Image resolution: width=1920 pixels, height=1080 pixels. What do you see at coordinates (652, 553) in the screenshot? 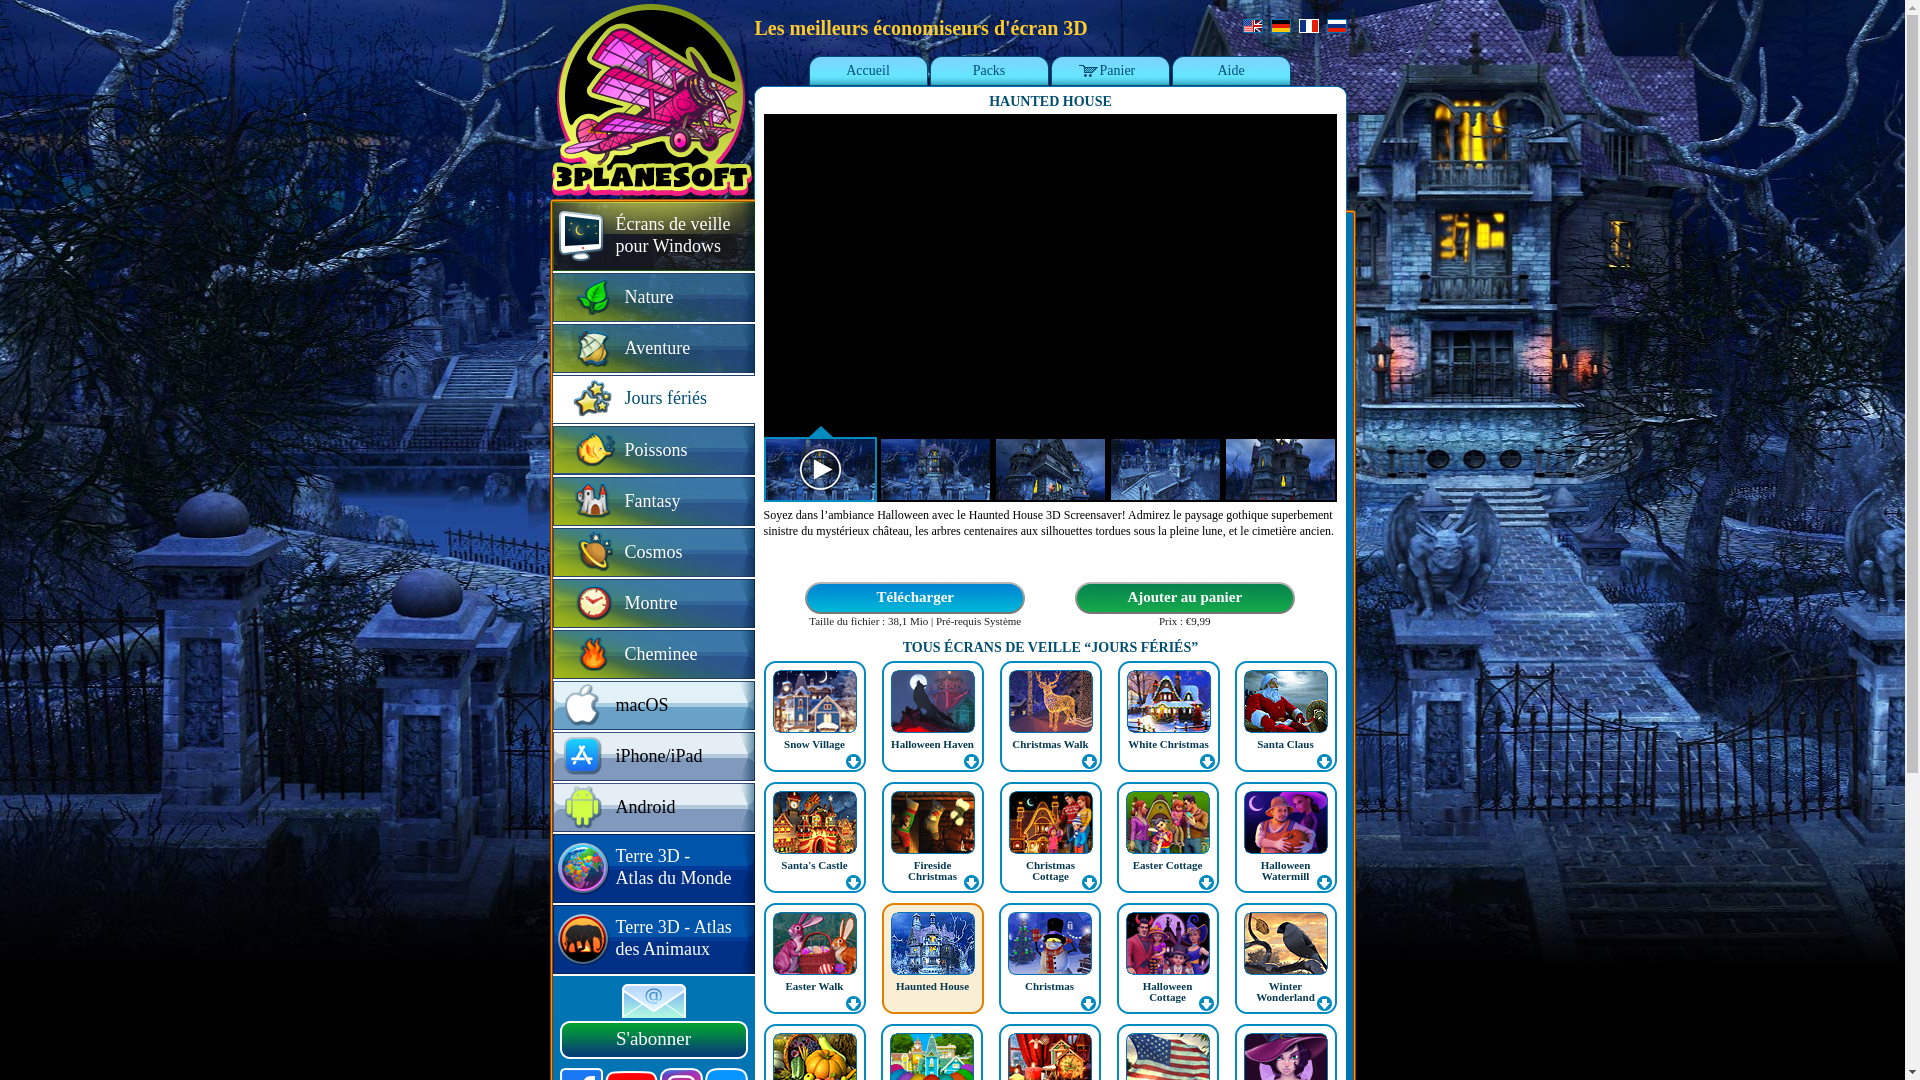
I see `'Cosmos'` at bounding box center [652, 553].